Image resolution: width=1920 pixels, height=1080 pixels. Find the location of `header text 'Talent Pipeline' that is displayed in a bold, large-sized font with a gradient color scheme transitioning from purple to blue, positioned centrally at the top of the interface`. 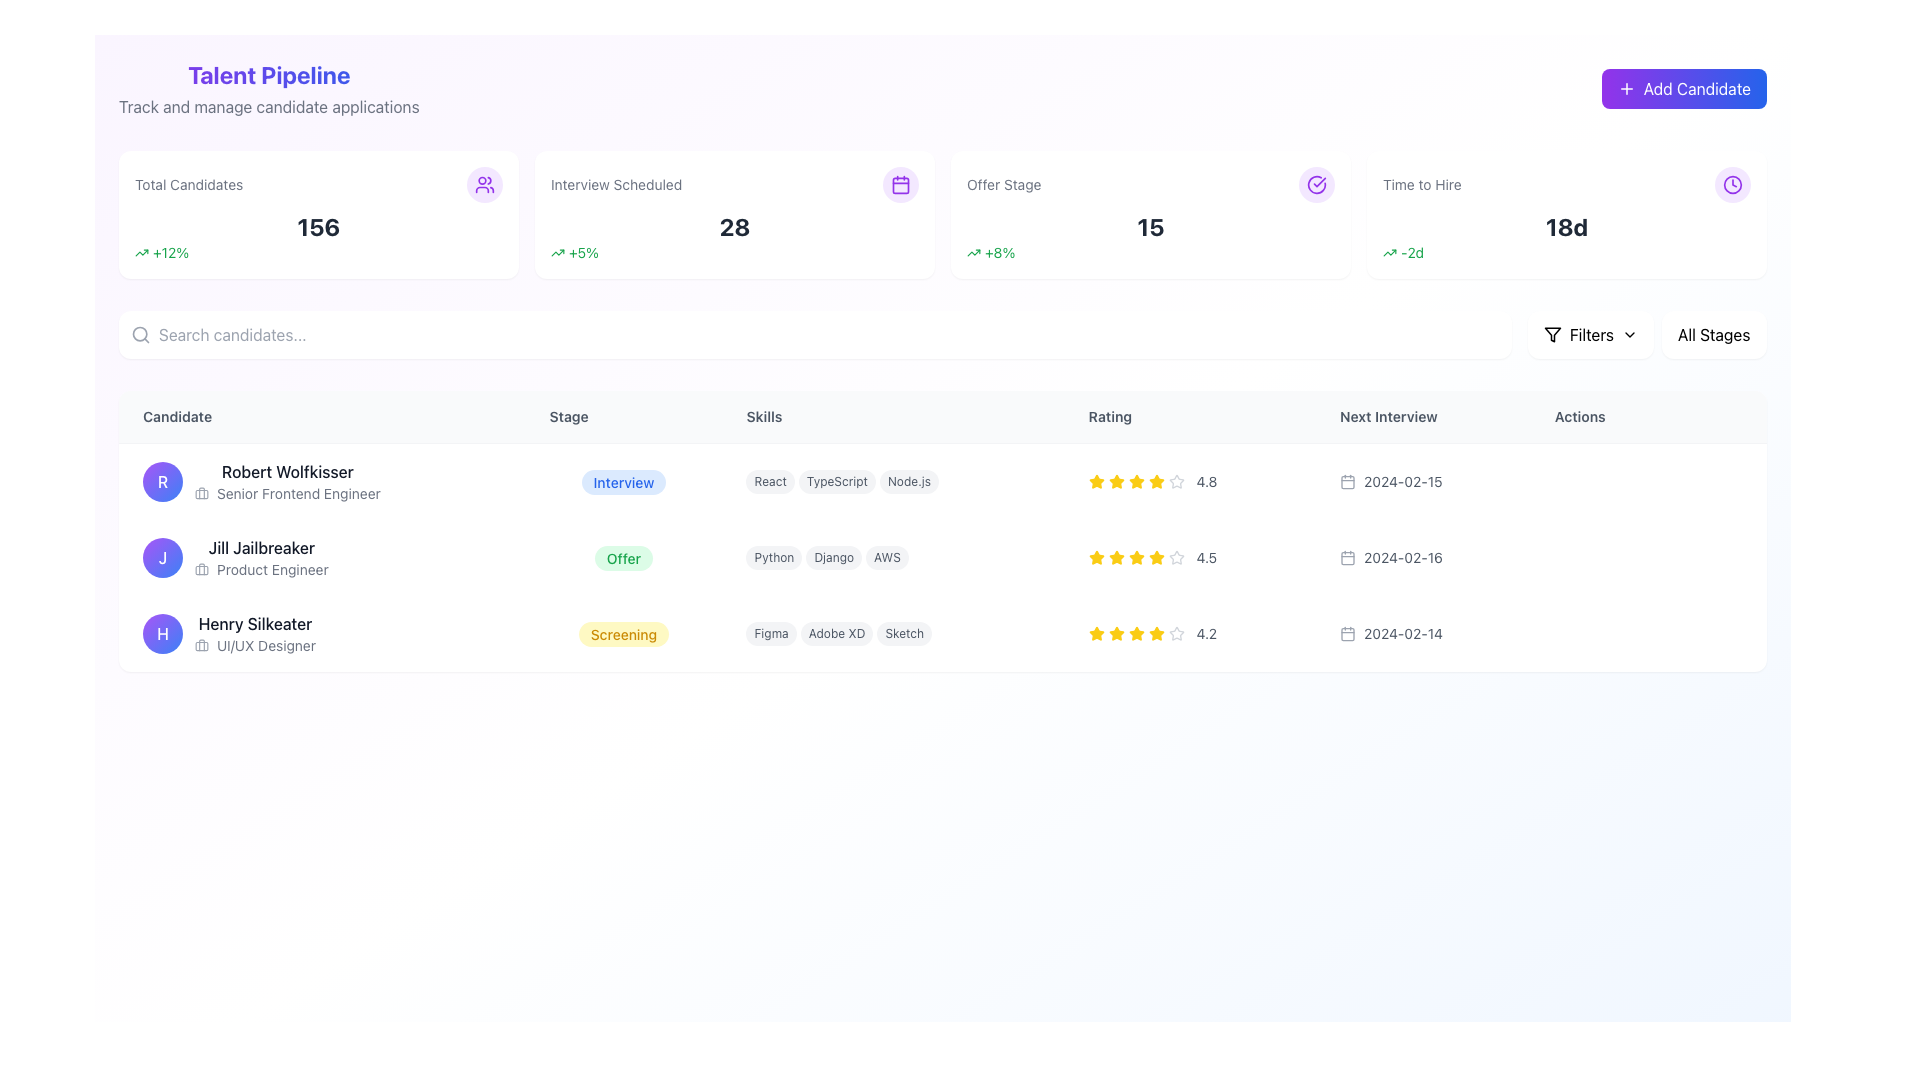

header text 'Talent Pipeline' that is displayed in a bold, large-sized font with a gradient color scheme transitioning from purple to blue, positioned centrally at the top of the interface is located at coordinates (268, 73).